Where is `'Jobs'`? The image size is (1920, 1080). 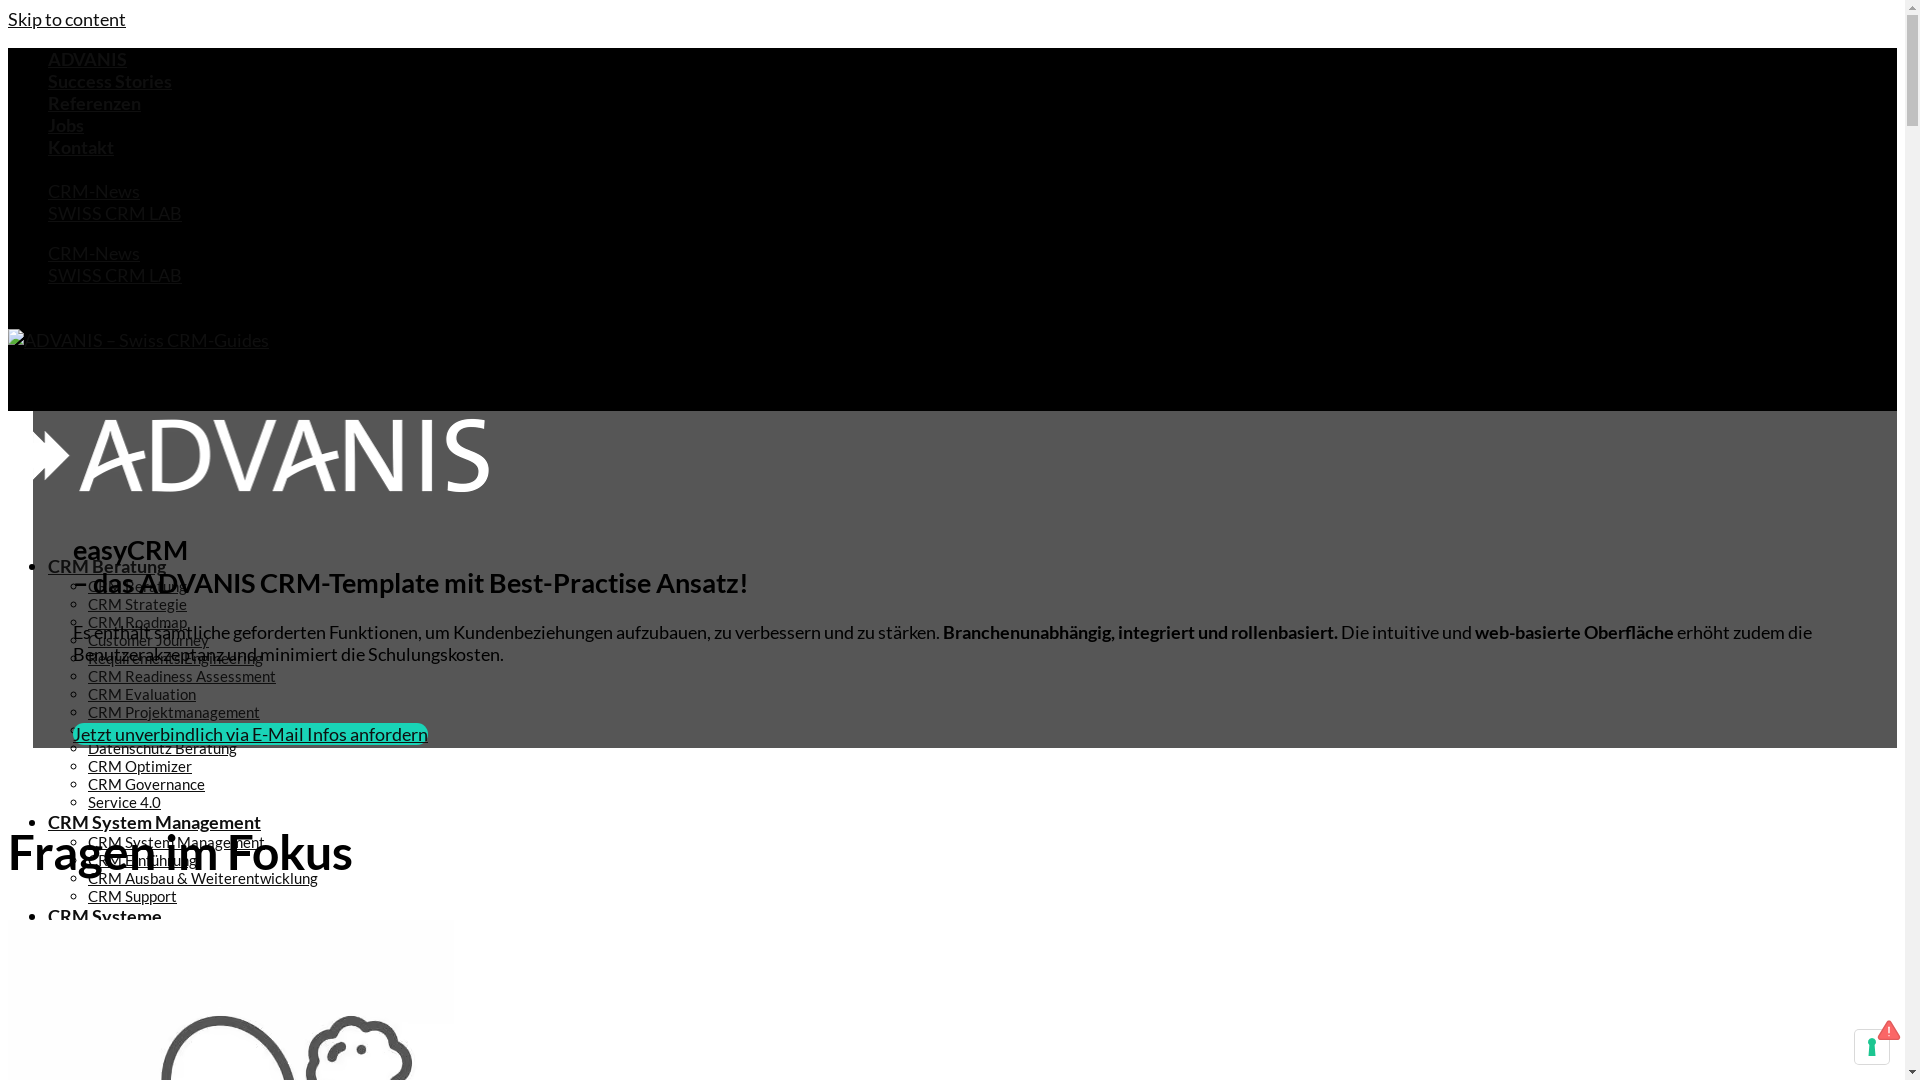
'Jobs' is located at coordinates (66, 124).